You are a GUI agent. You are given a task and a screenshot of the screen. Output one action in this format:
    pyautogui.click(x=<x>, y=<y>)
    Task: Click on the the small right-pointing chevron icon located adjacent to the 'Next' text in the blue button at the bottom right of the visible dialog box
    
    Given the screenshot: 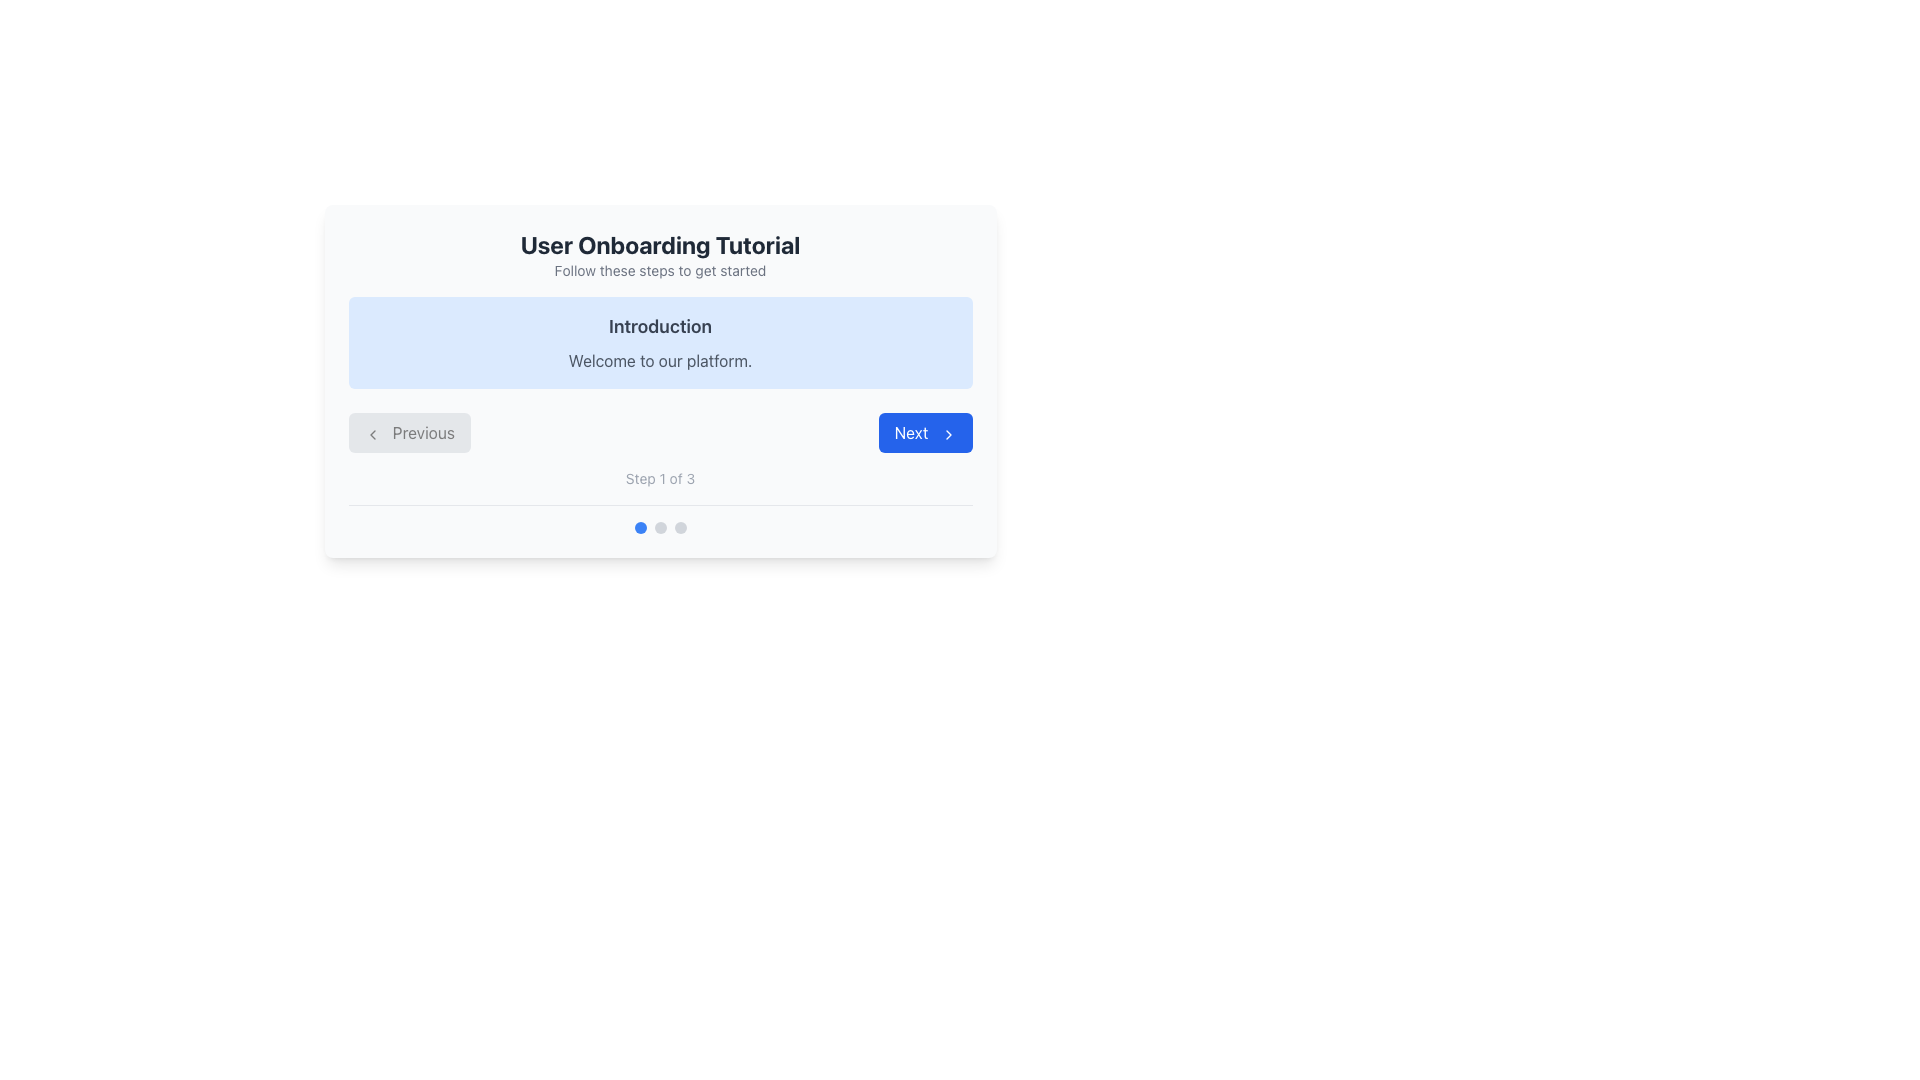 What is the action you would take?
    pyautogui.click(x=947, y=433)
    